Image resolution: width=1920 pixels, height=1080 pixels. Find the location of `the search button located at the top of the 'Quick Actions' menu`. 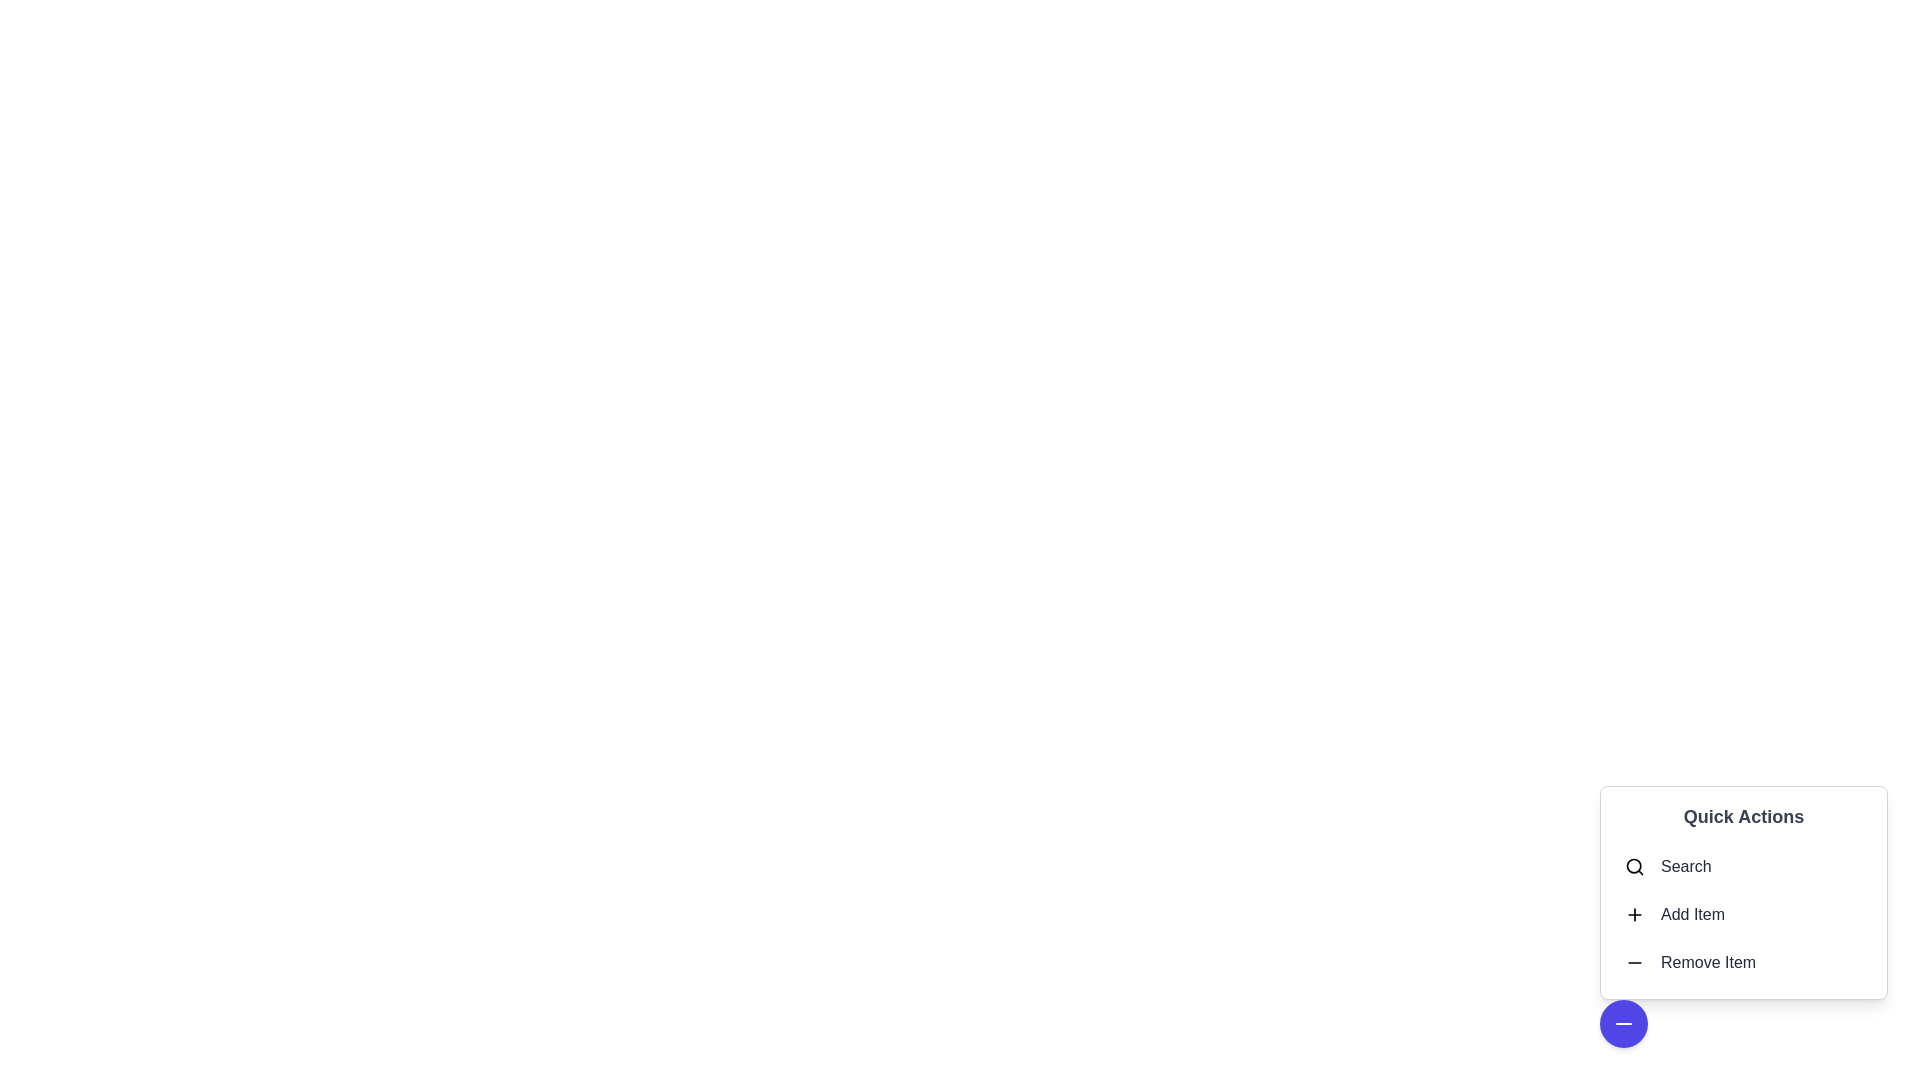

the search button located at the top of the 'Quick Actions' menu is located at coordinates (1742, 866).